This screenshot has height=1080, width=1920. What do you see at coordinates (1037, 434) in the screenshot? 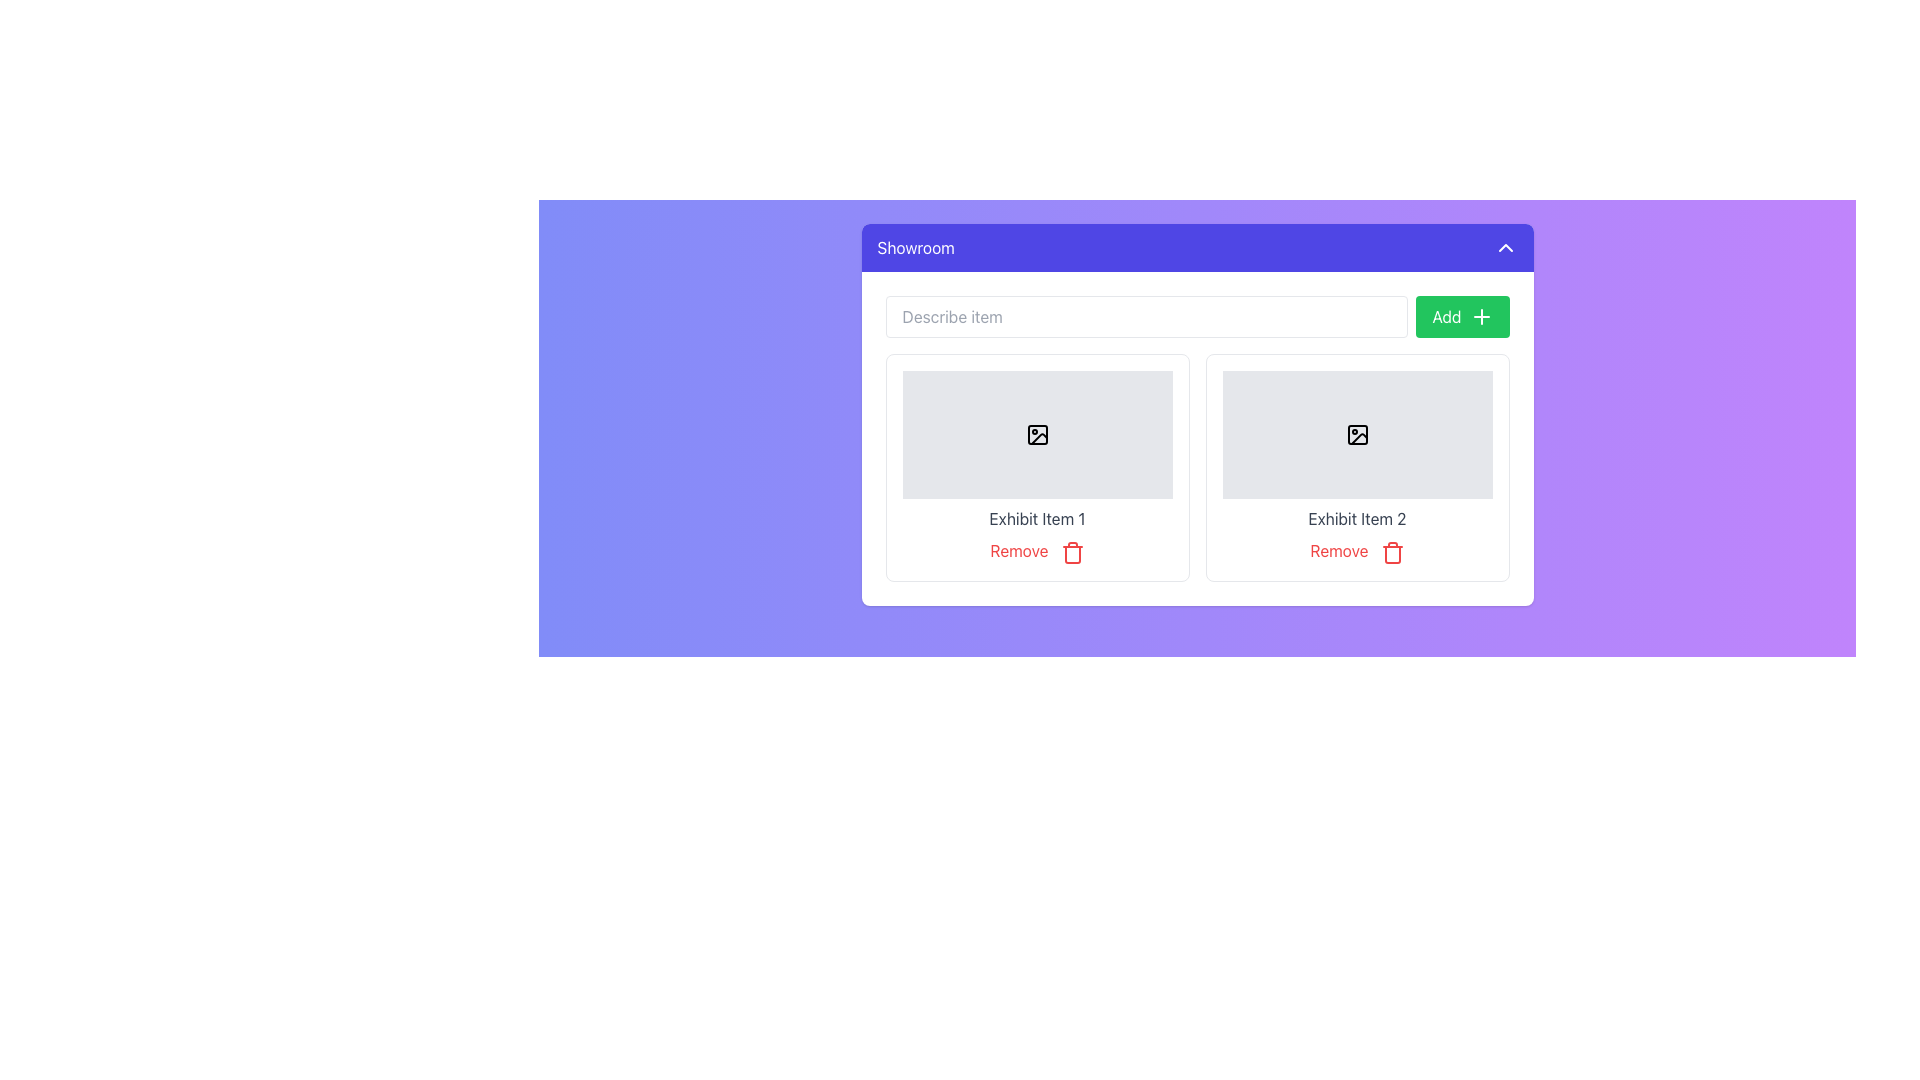
I see `the graph-like image placeholder icon located within the 'Exhibit Item 1' card in the 'Showroom' section` at bounding box center [1037, 434].